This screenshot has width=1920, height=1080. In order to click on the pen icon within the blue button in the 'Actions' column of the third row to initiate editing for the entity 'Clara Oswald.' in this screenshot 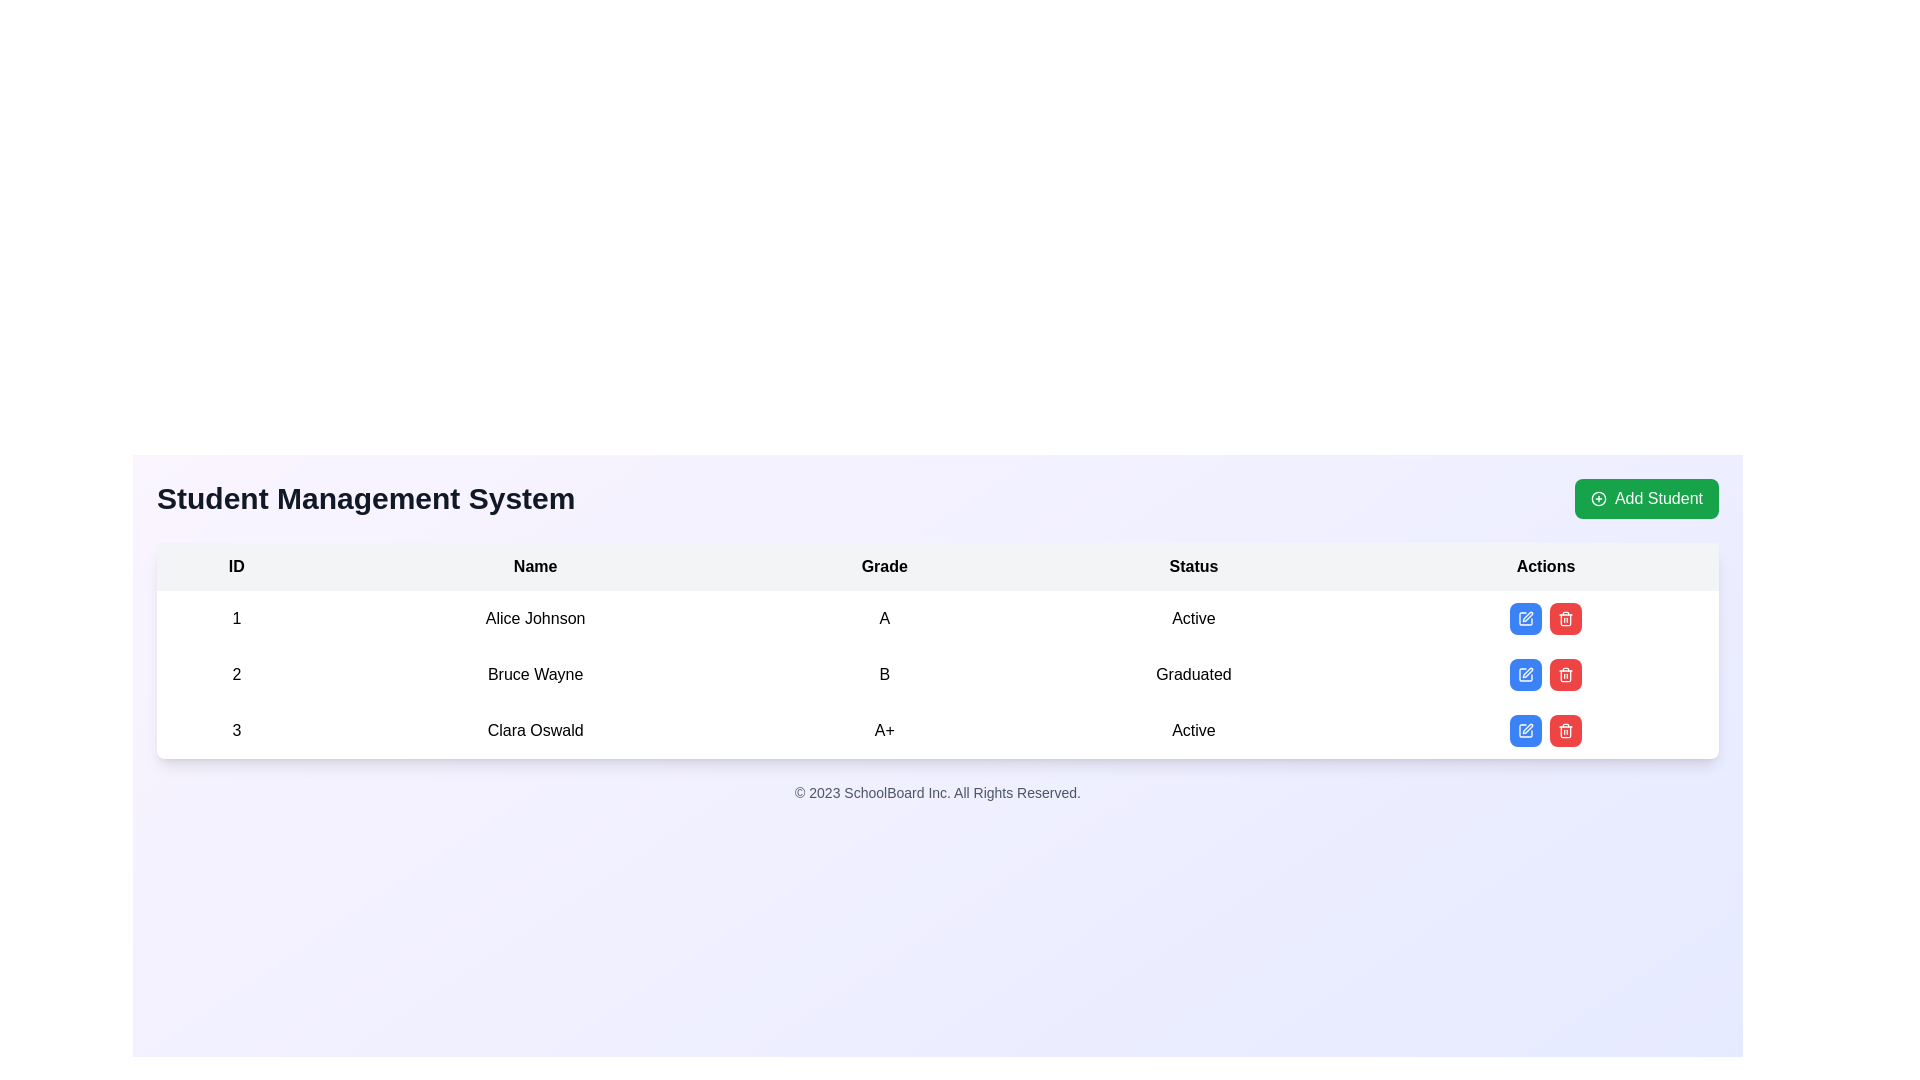, I will do `click(1525, 617)`.